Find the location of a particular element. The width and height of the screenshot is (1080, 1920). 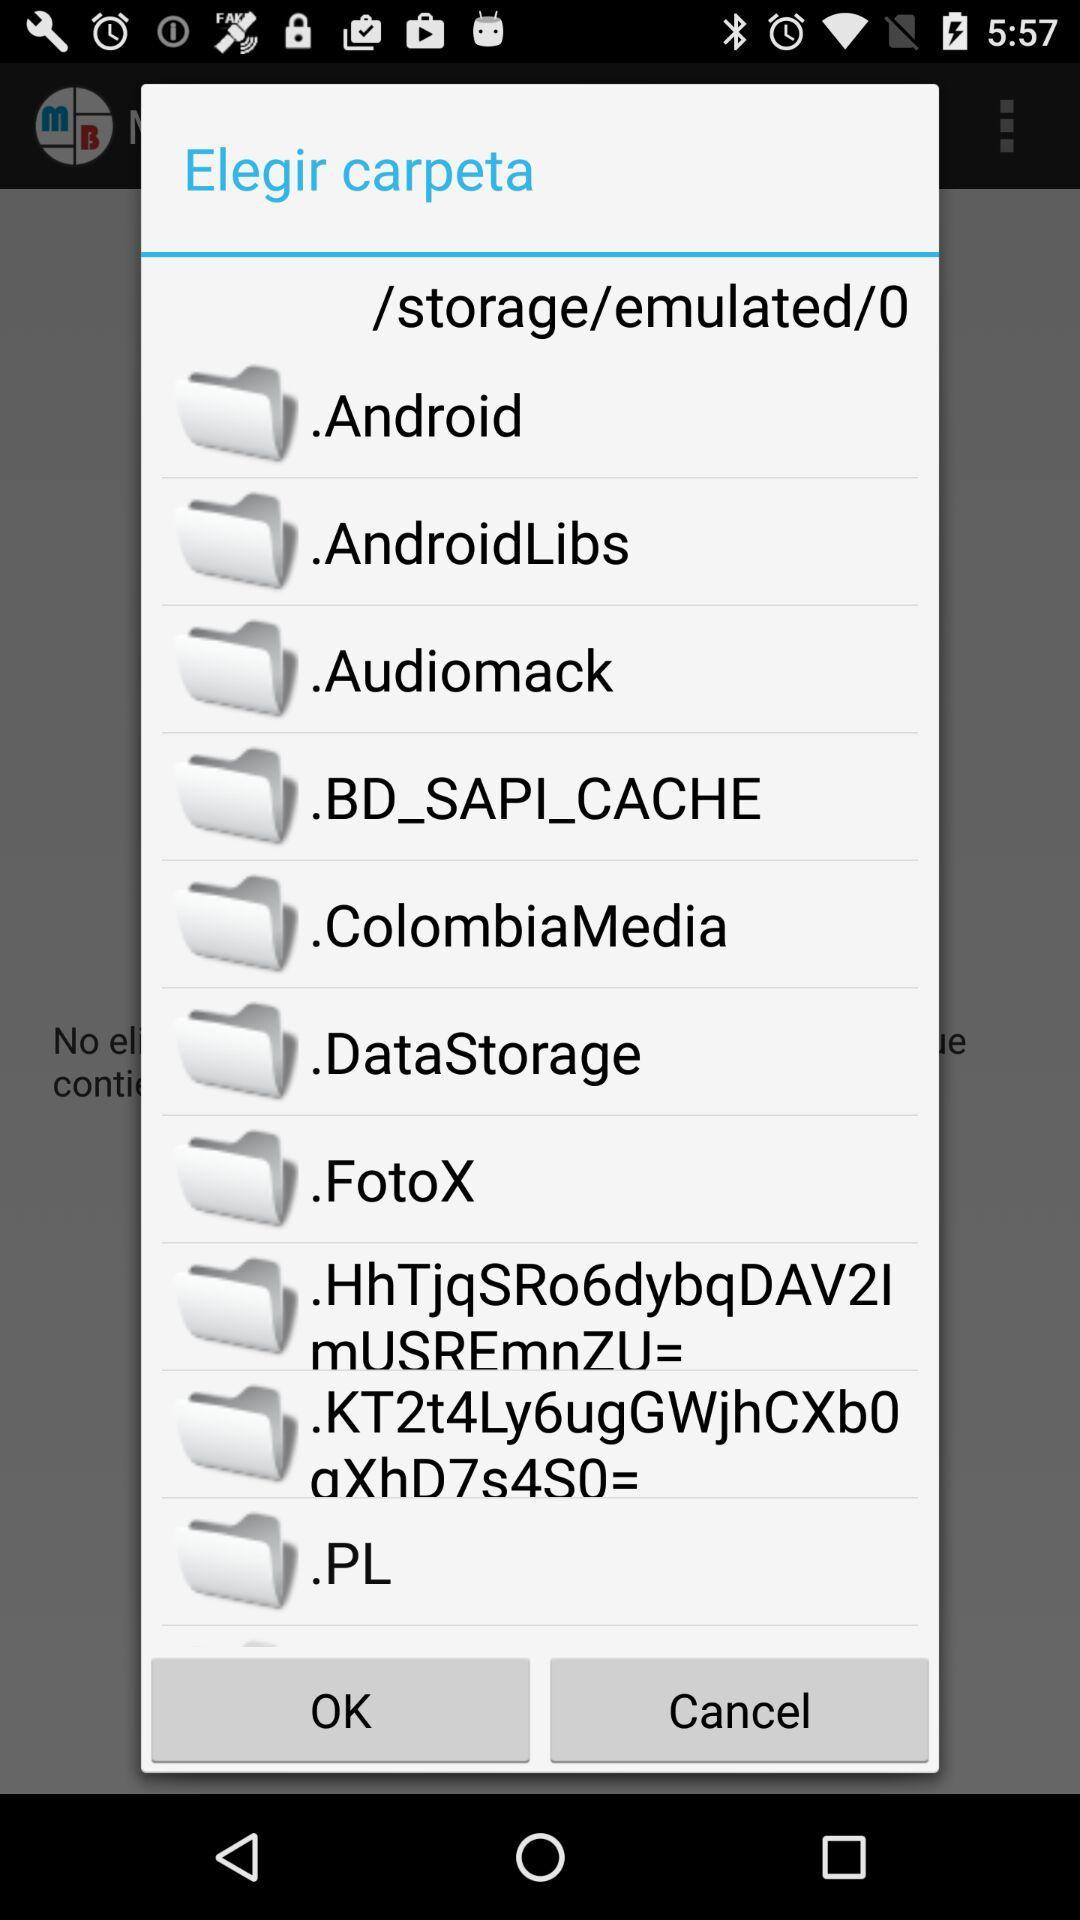

the item below .sdkdownloads is located at coordinates (739, 1708).